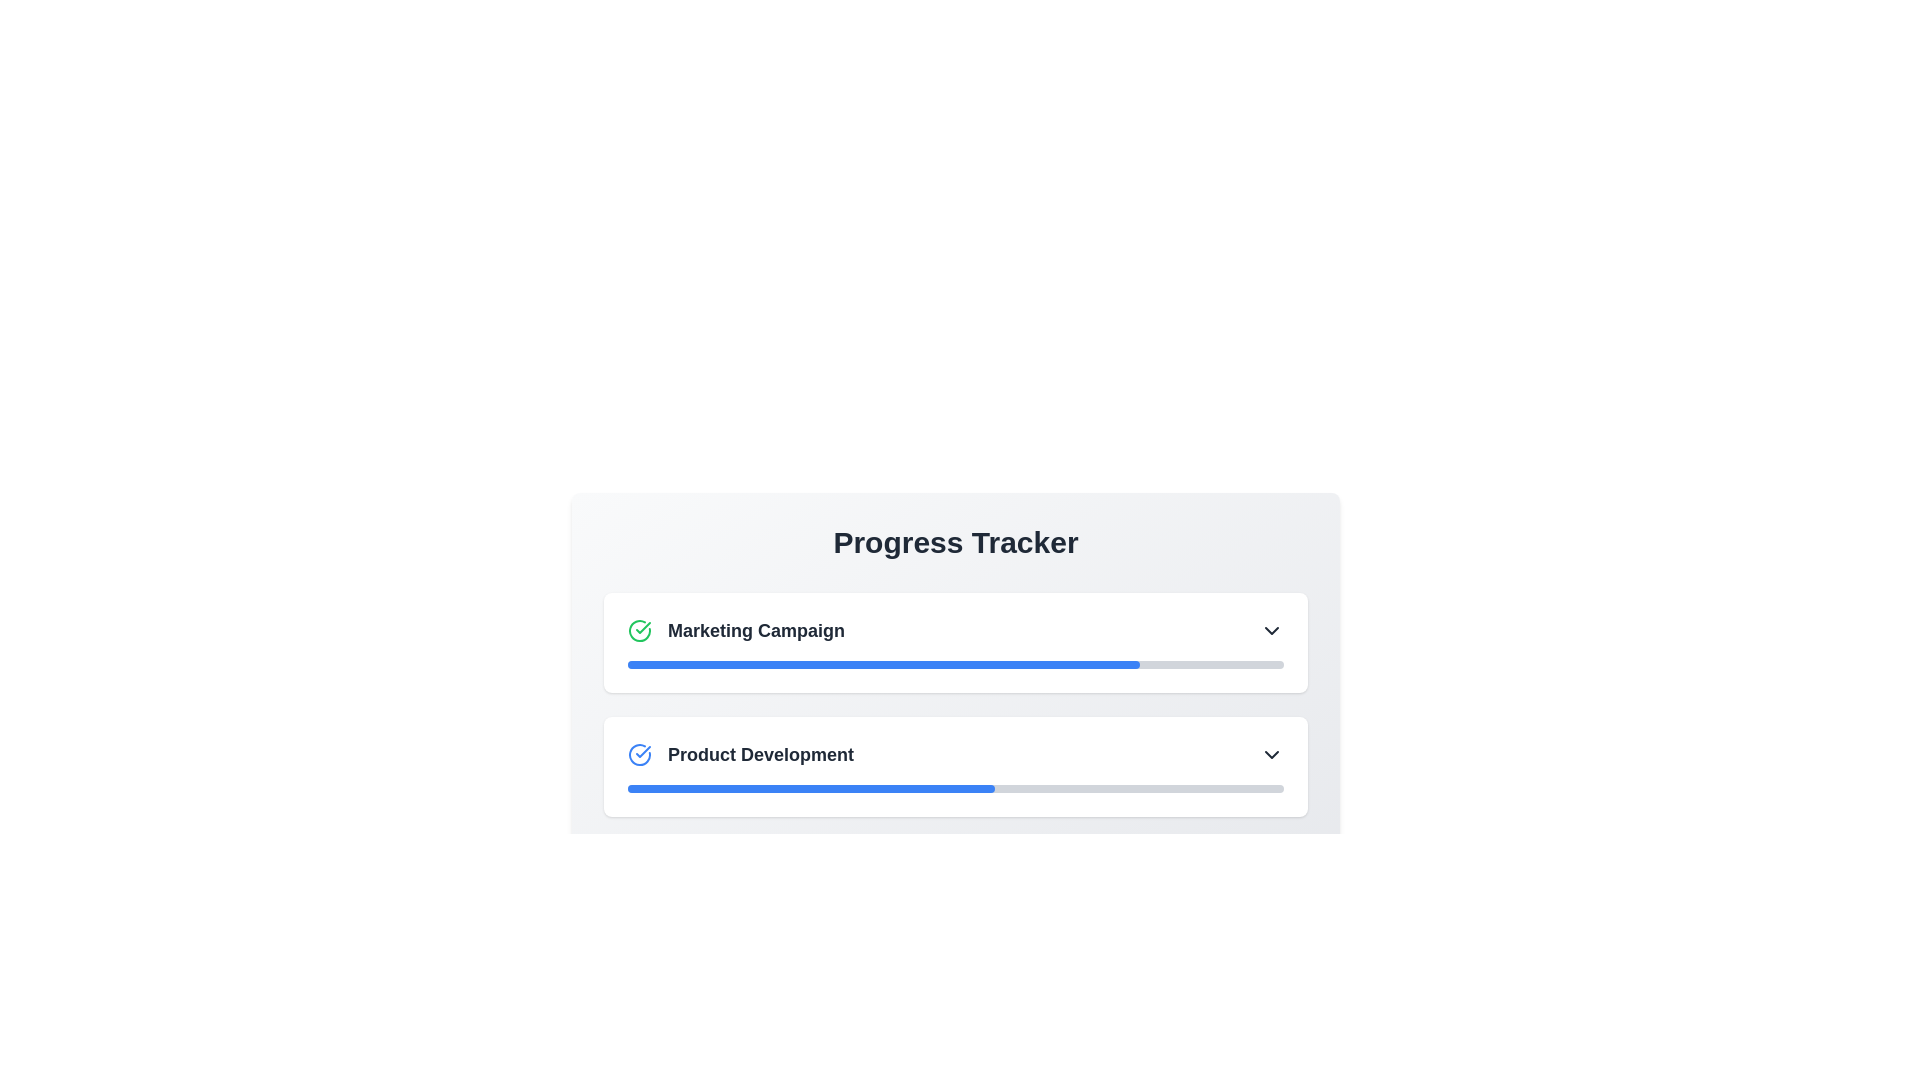 The height and width of the screenshot is (1080, 1920). What do you see at coordinates (954, 788) in the screenshot?
I see `the progress representation of the Progress Indicator located in the 'Product Development' section under 'Progress Tracker'` at bounding box center [954, 788].